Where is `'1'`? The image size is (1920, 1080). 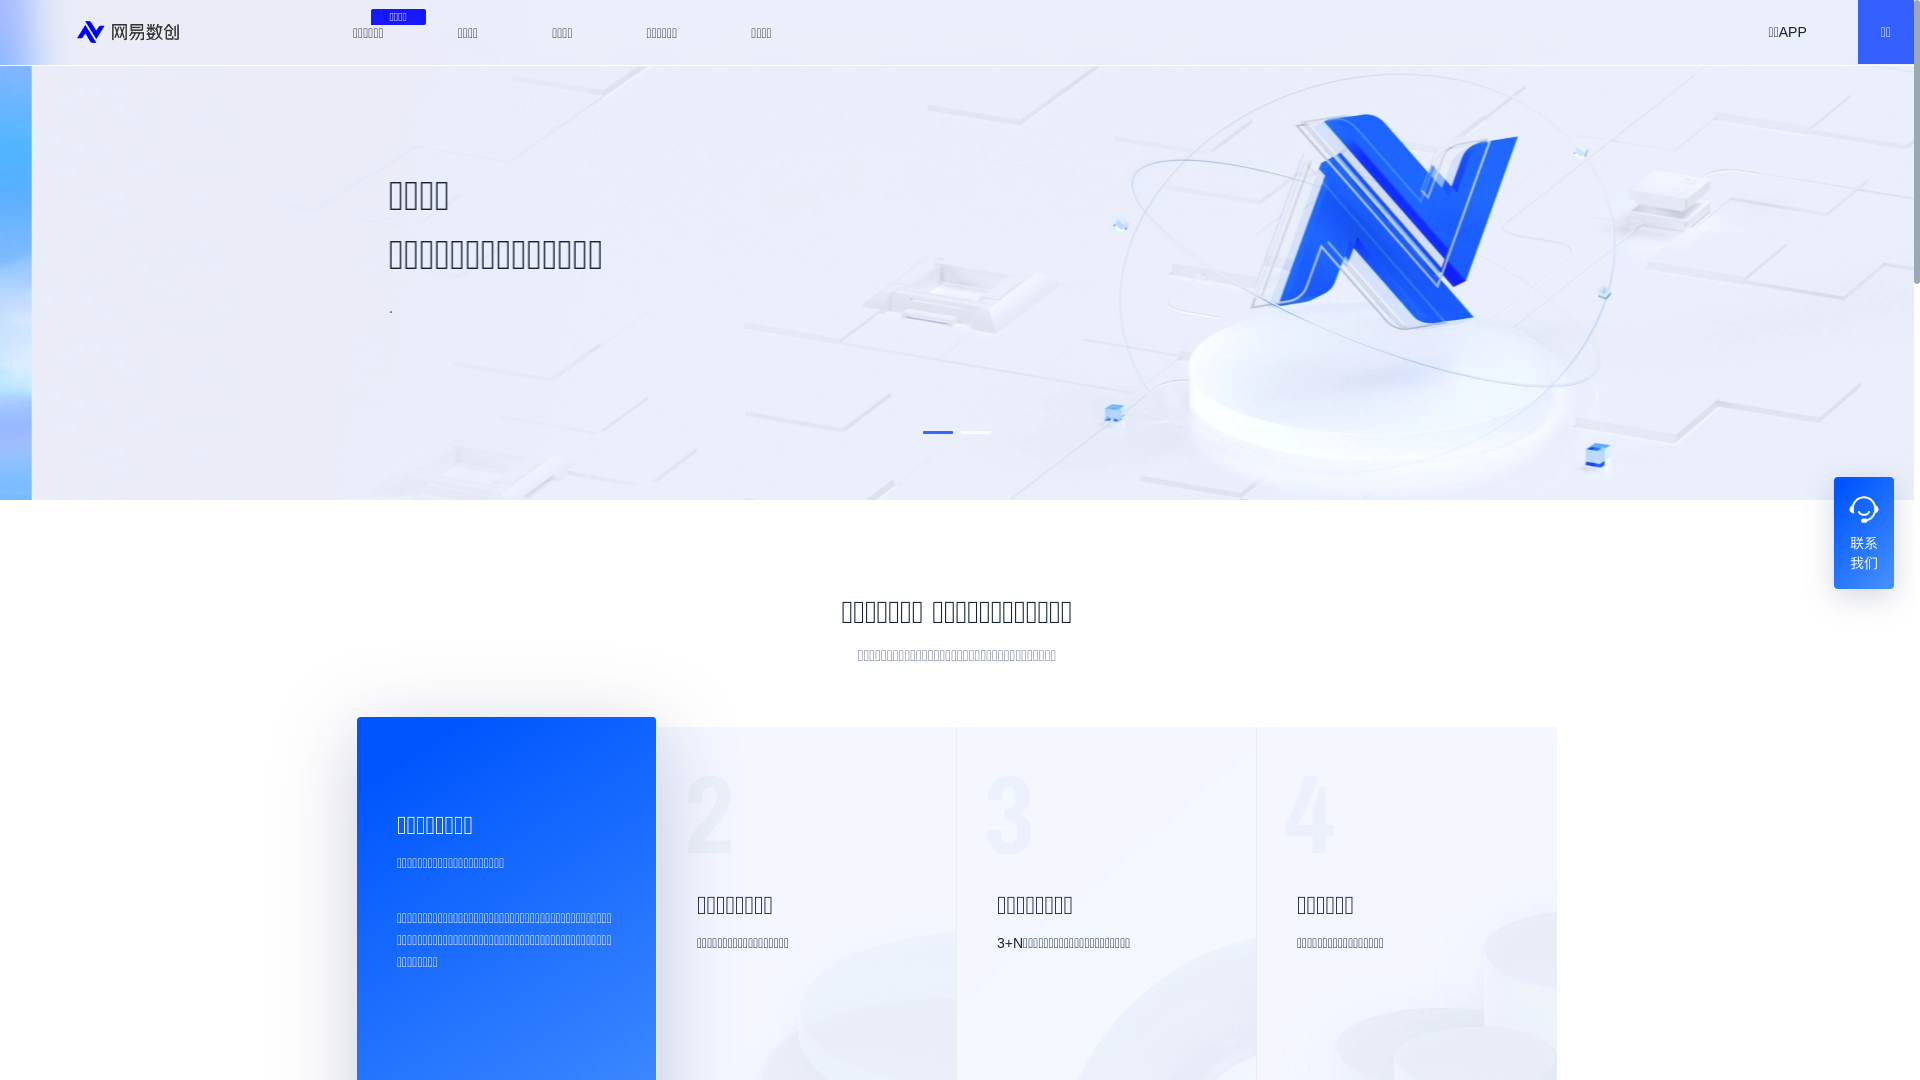
'1' is located at coordinates (936, 431).